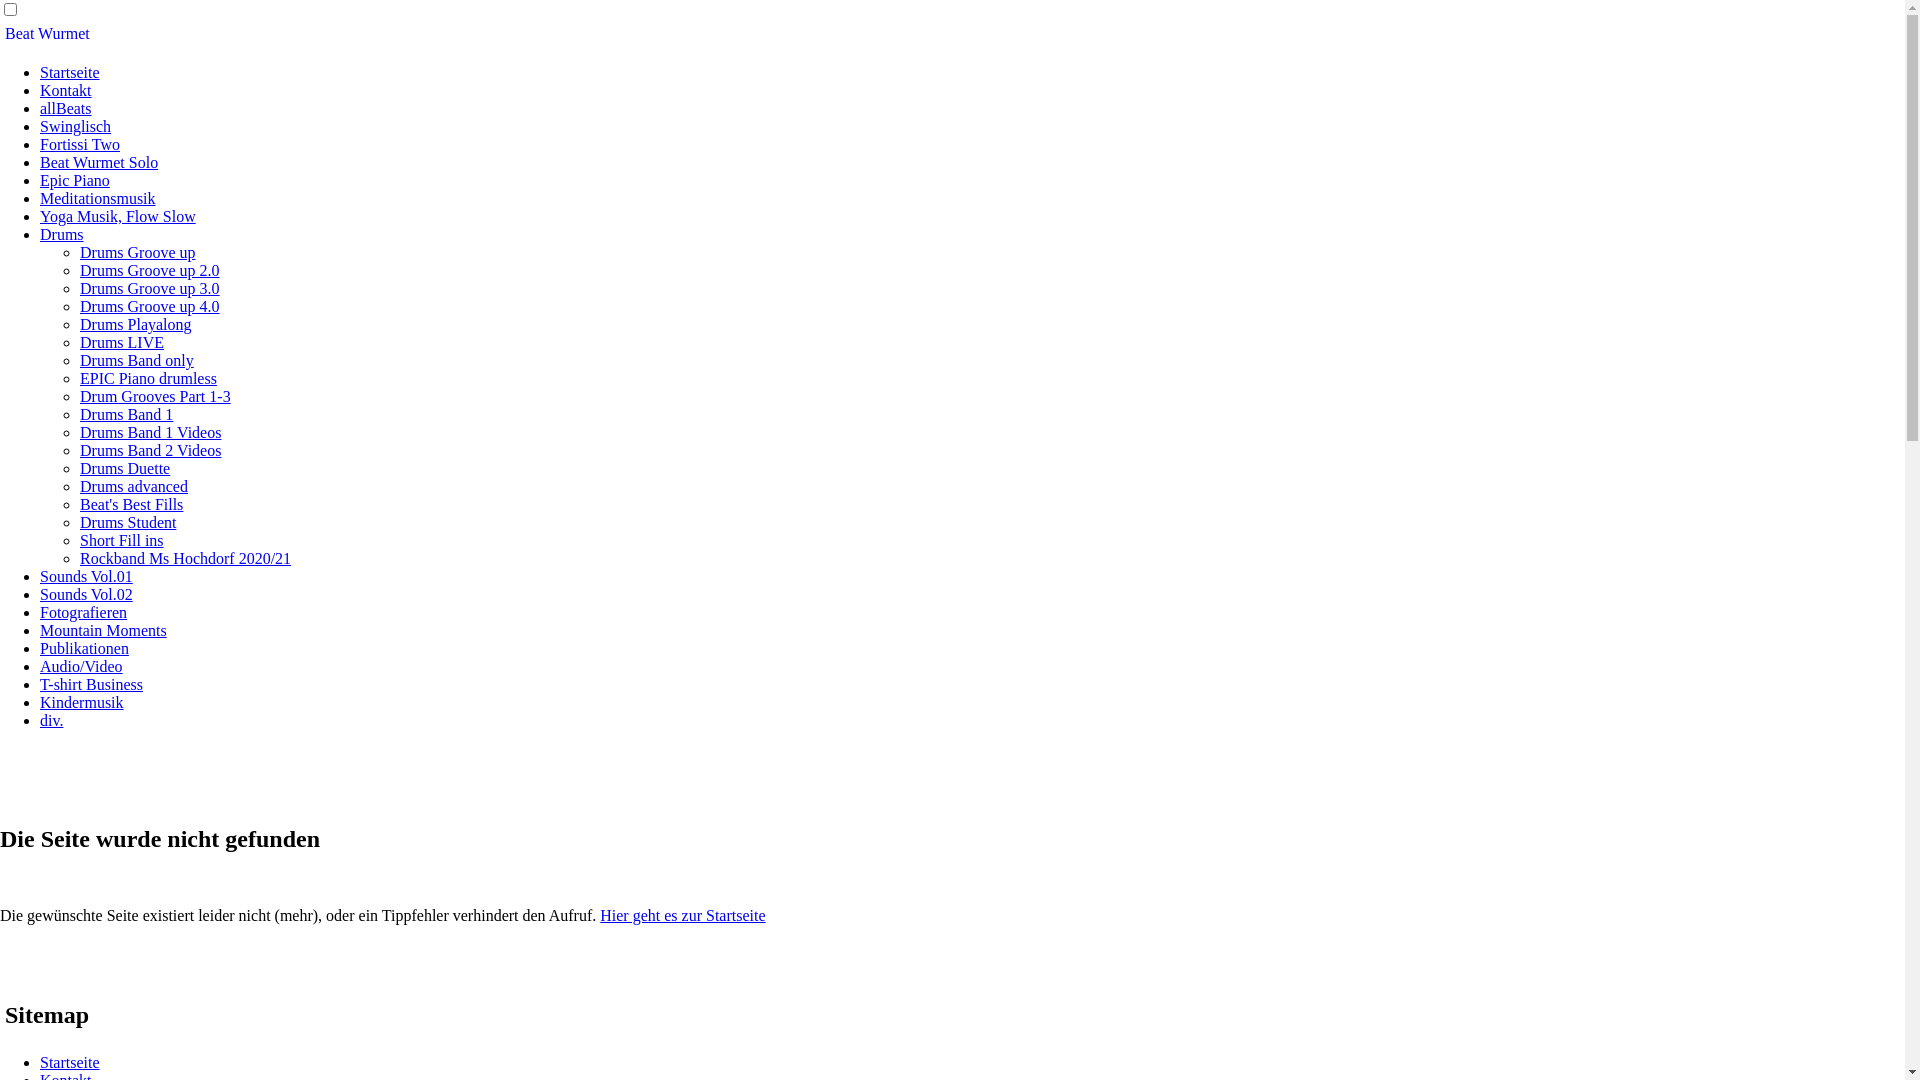 The image size is (1920, 1080). I want to click on 'Drums', so click(39, 233).